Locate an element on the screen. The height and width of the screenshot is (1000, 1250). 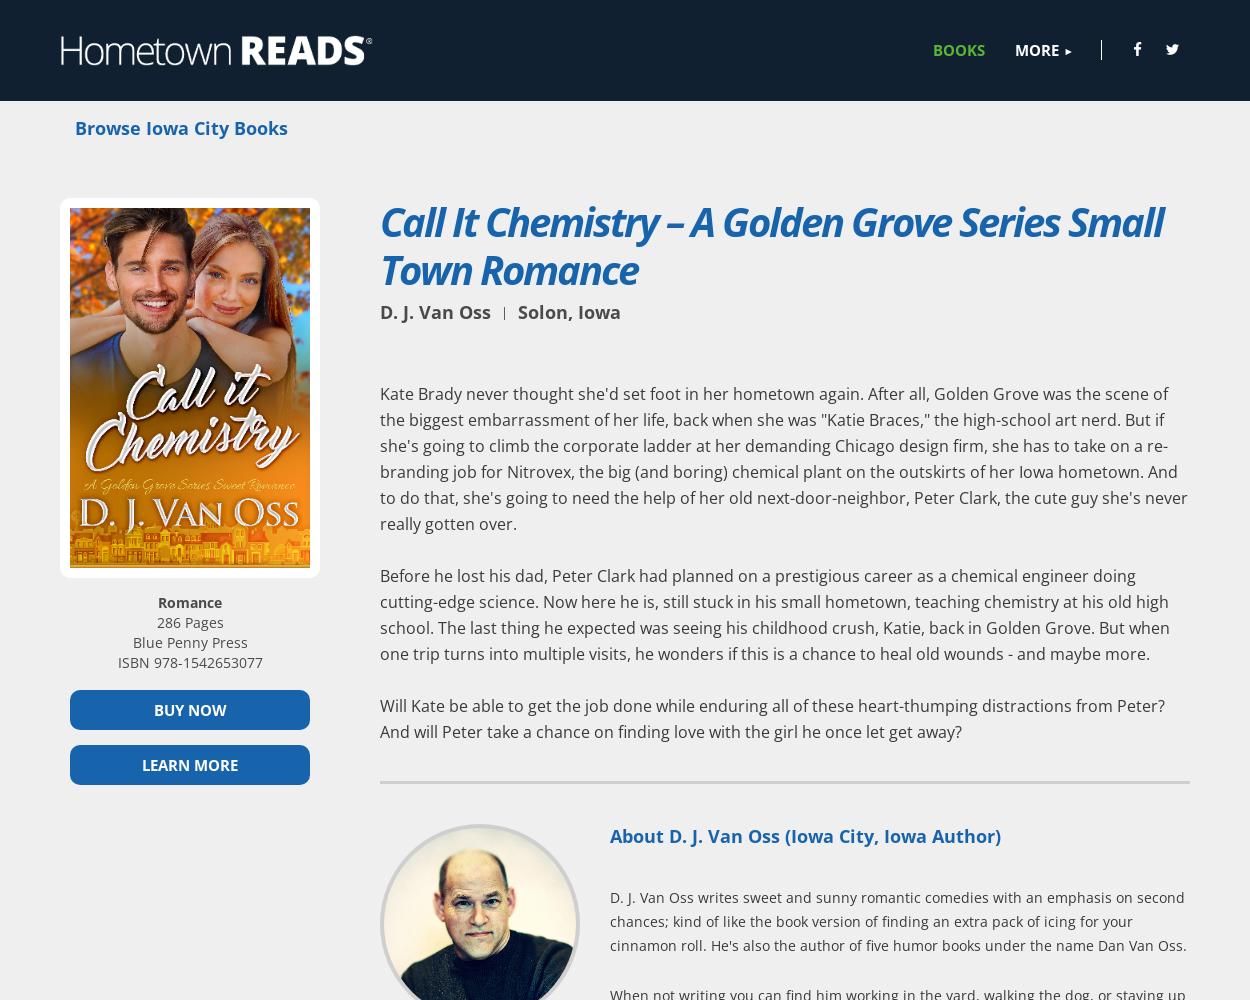
'Call It Chemistry – A Golden Grove Series Small Town Romance' is located at coordinates (771, 243).